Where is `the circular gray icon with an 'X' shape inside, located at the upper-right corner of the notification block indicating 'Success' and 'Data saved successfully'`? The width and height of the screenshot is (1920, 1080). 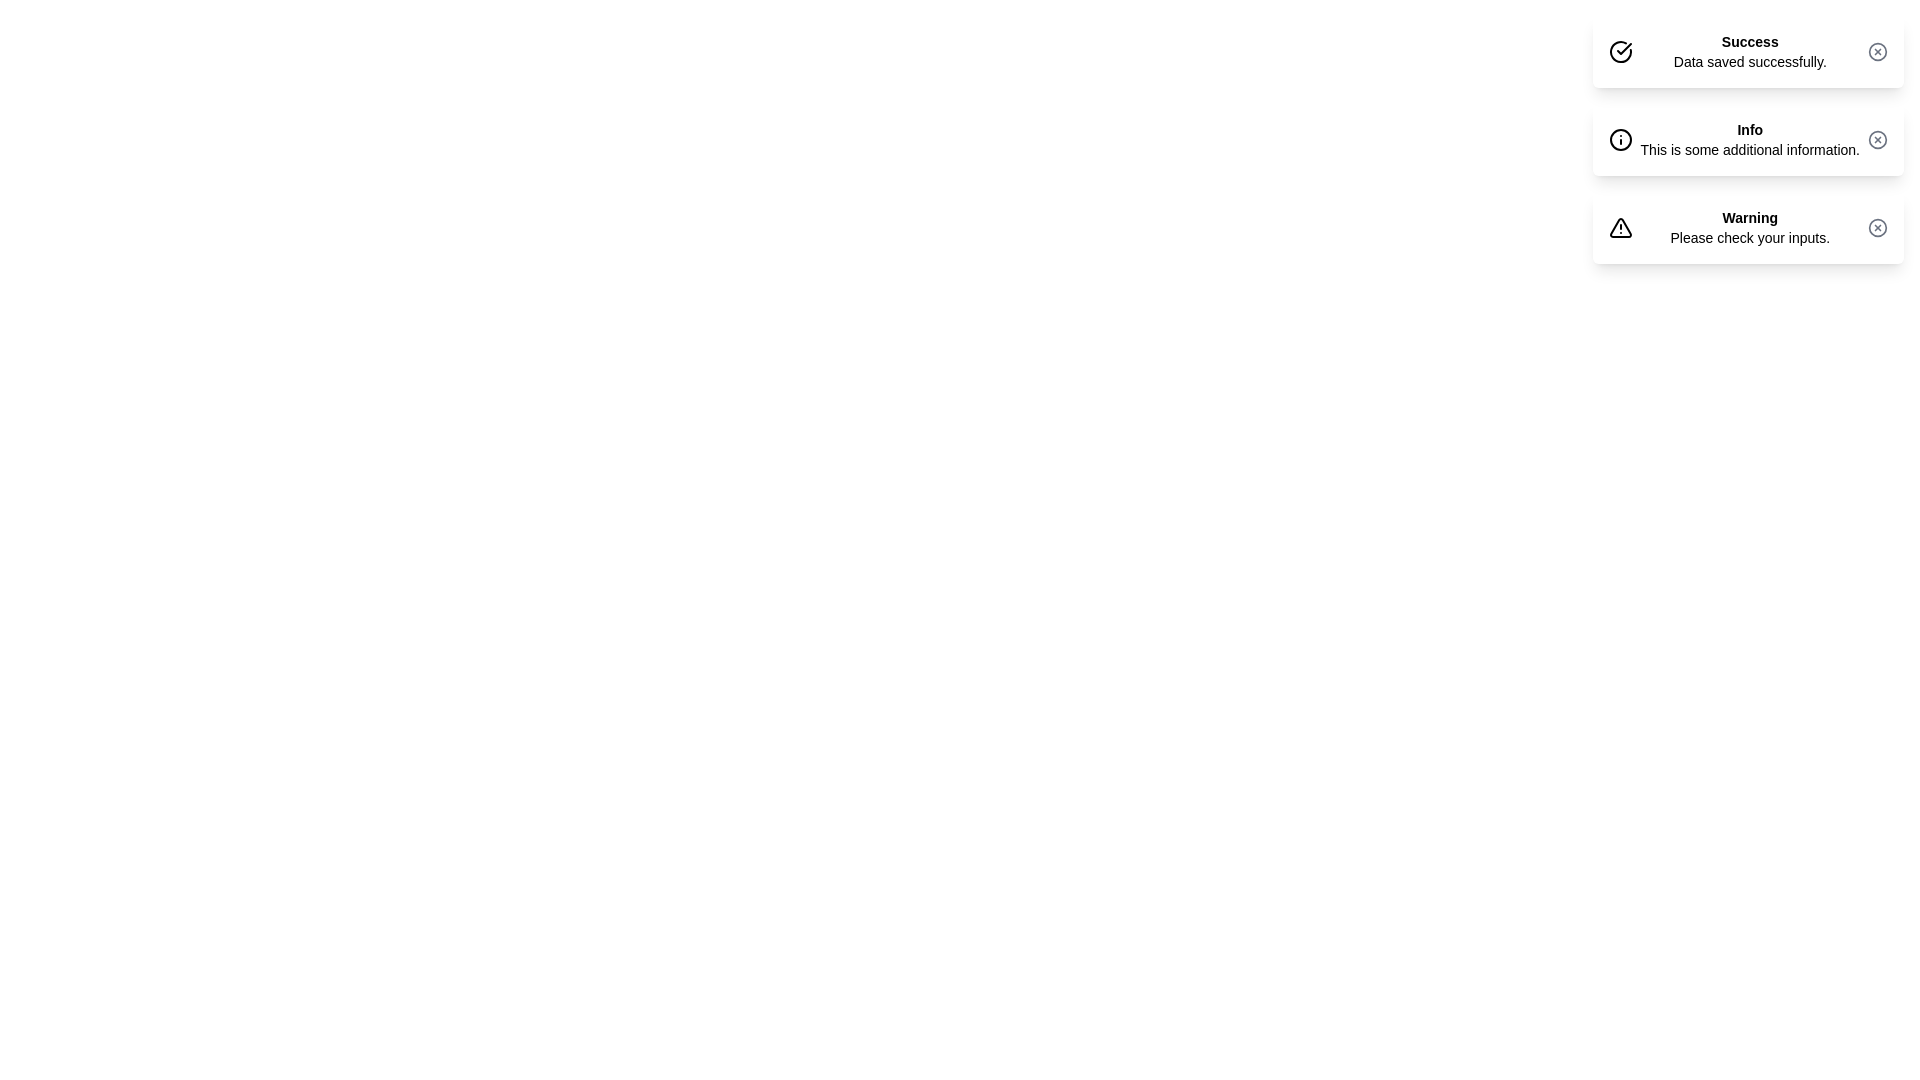 the circular gray icon with an 'X' shape inside, located at the upper-right corner of the notification block indicating 'Success' and 'Data saved successfully' is located at coordinates (1876, 50).